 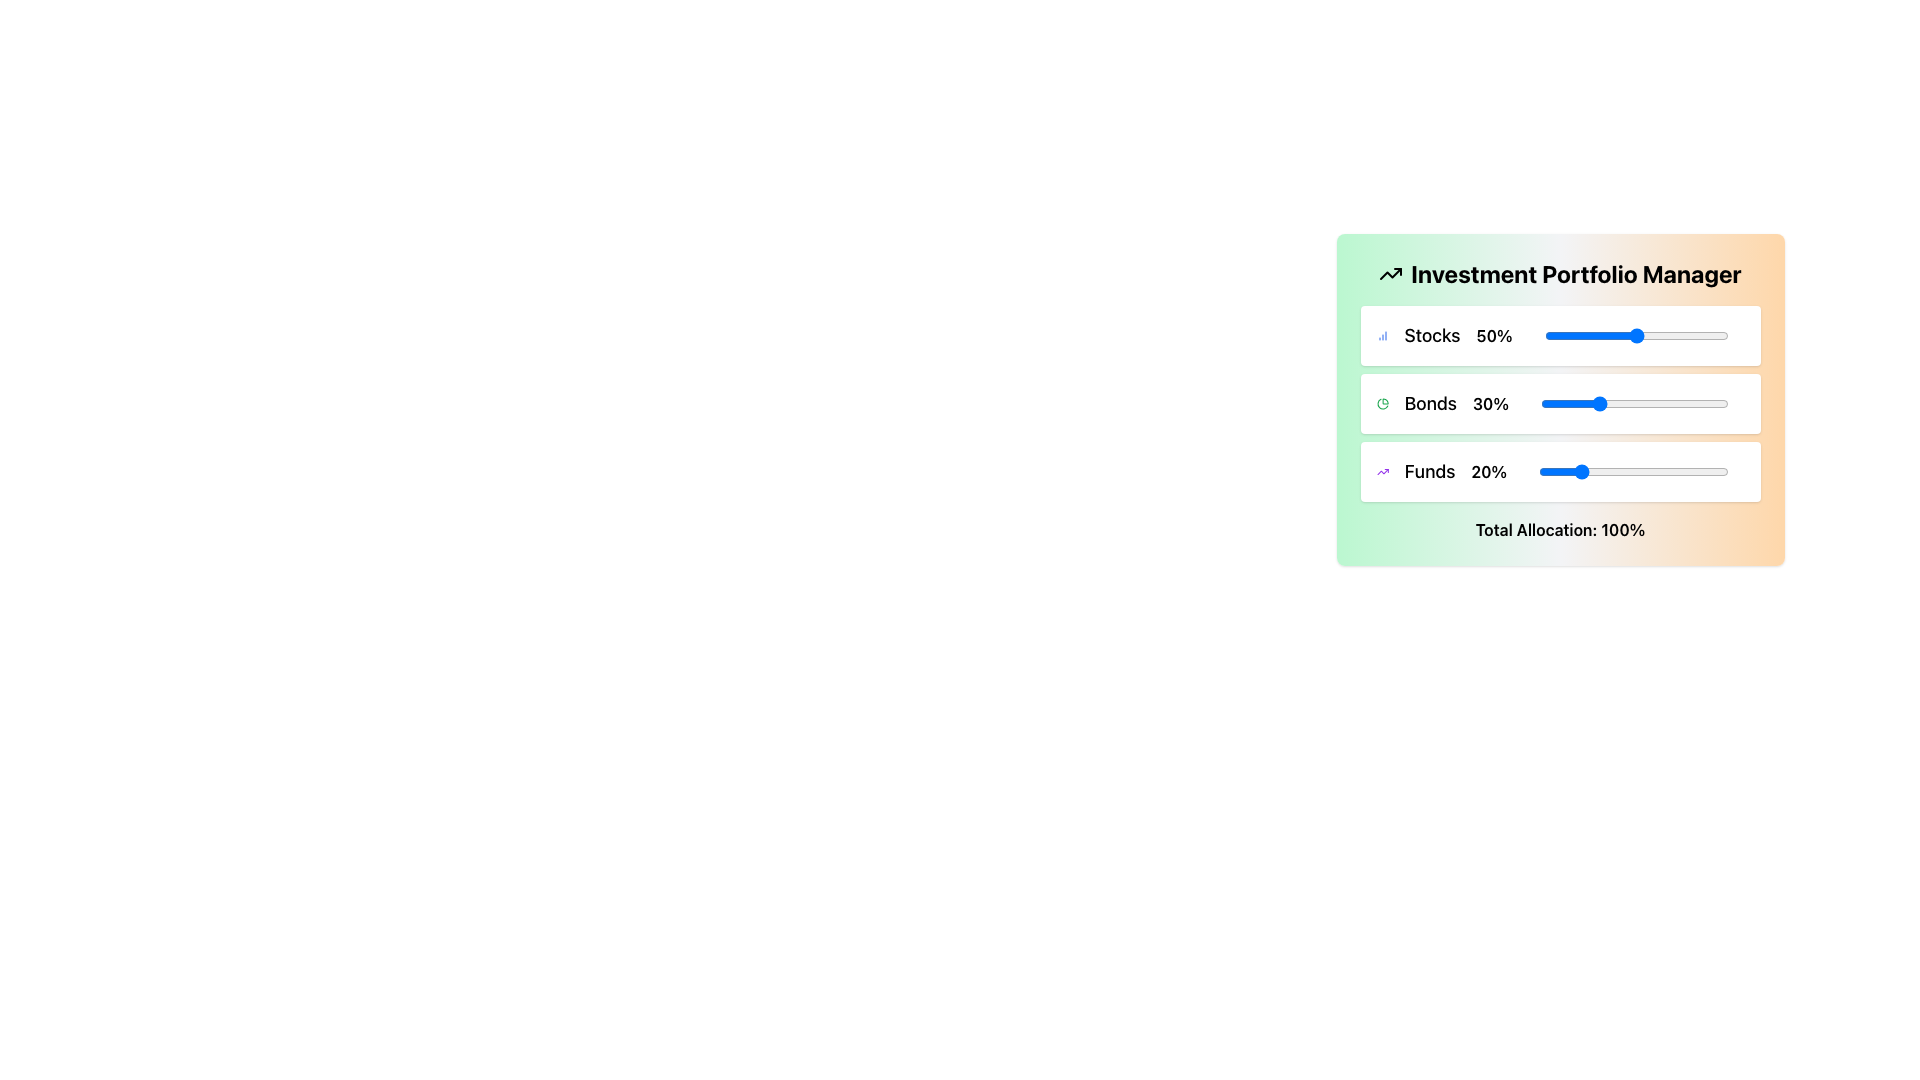 What do you see at coordinates (1381, 471) in the screenshot?
I see `the purple upward trending graph icon located in the Funds section, positioned to the left of the 'Funds' text` at bounding box center [1381, 471].